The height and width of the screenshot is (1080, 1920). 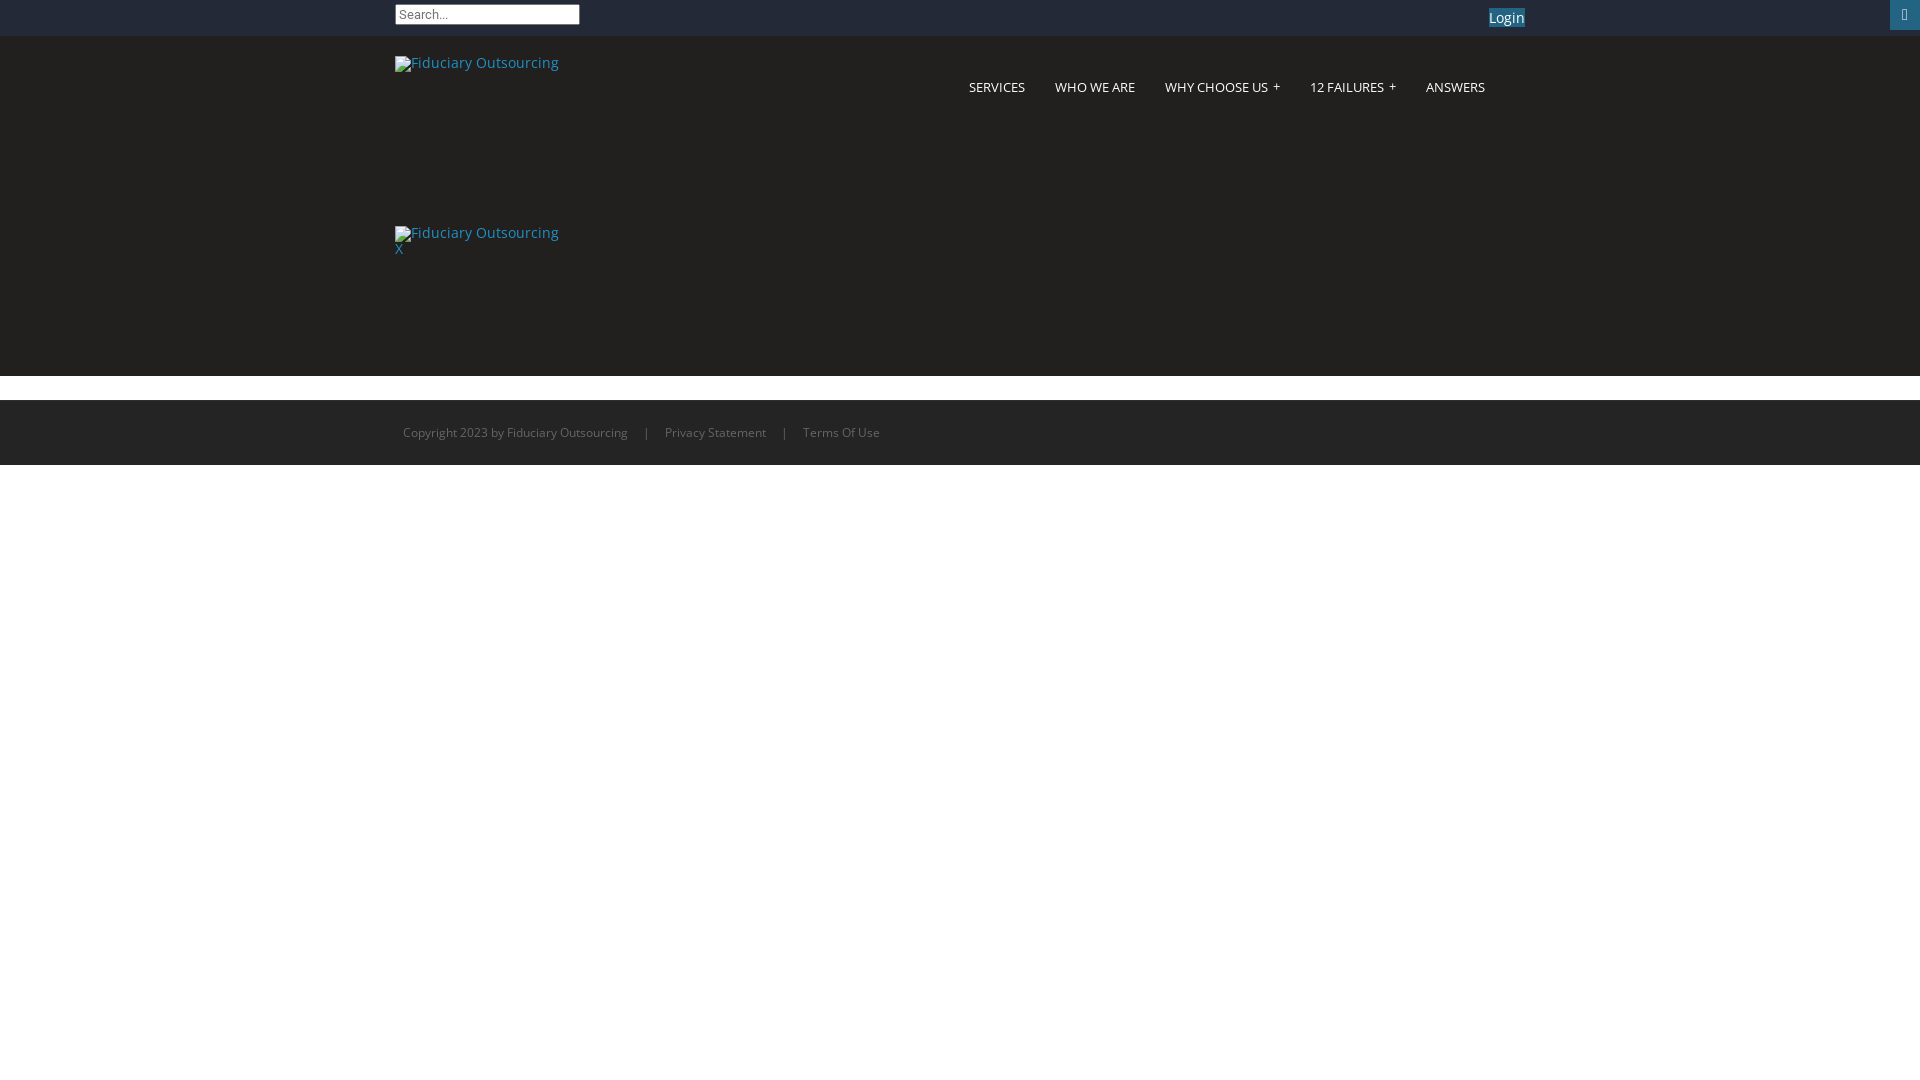 I want to click on 'Terms Of Use', so click(x=841, y=431).